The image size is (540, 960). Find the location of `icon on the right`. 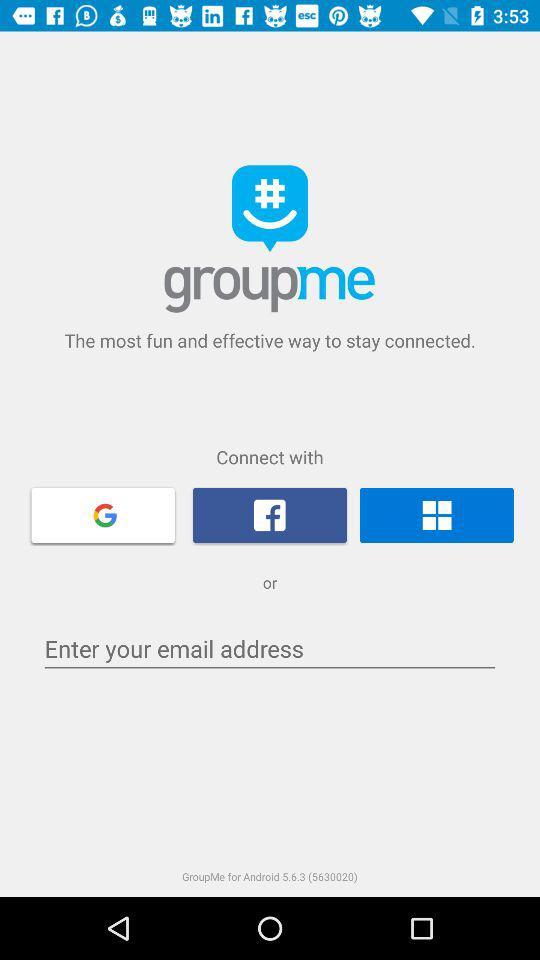

icon on the right is located at coordinates (435, 514).